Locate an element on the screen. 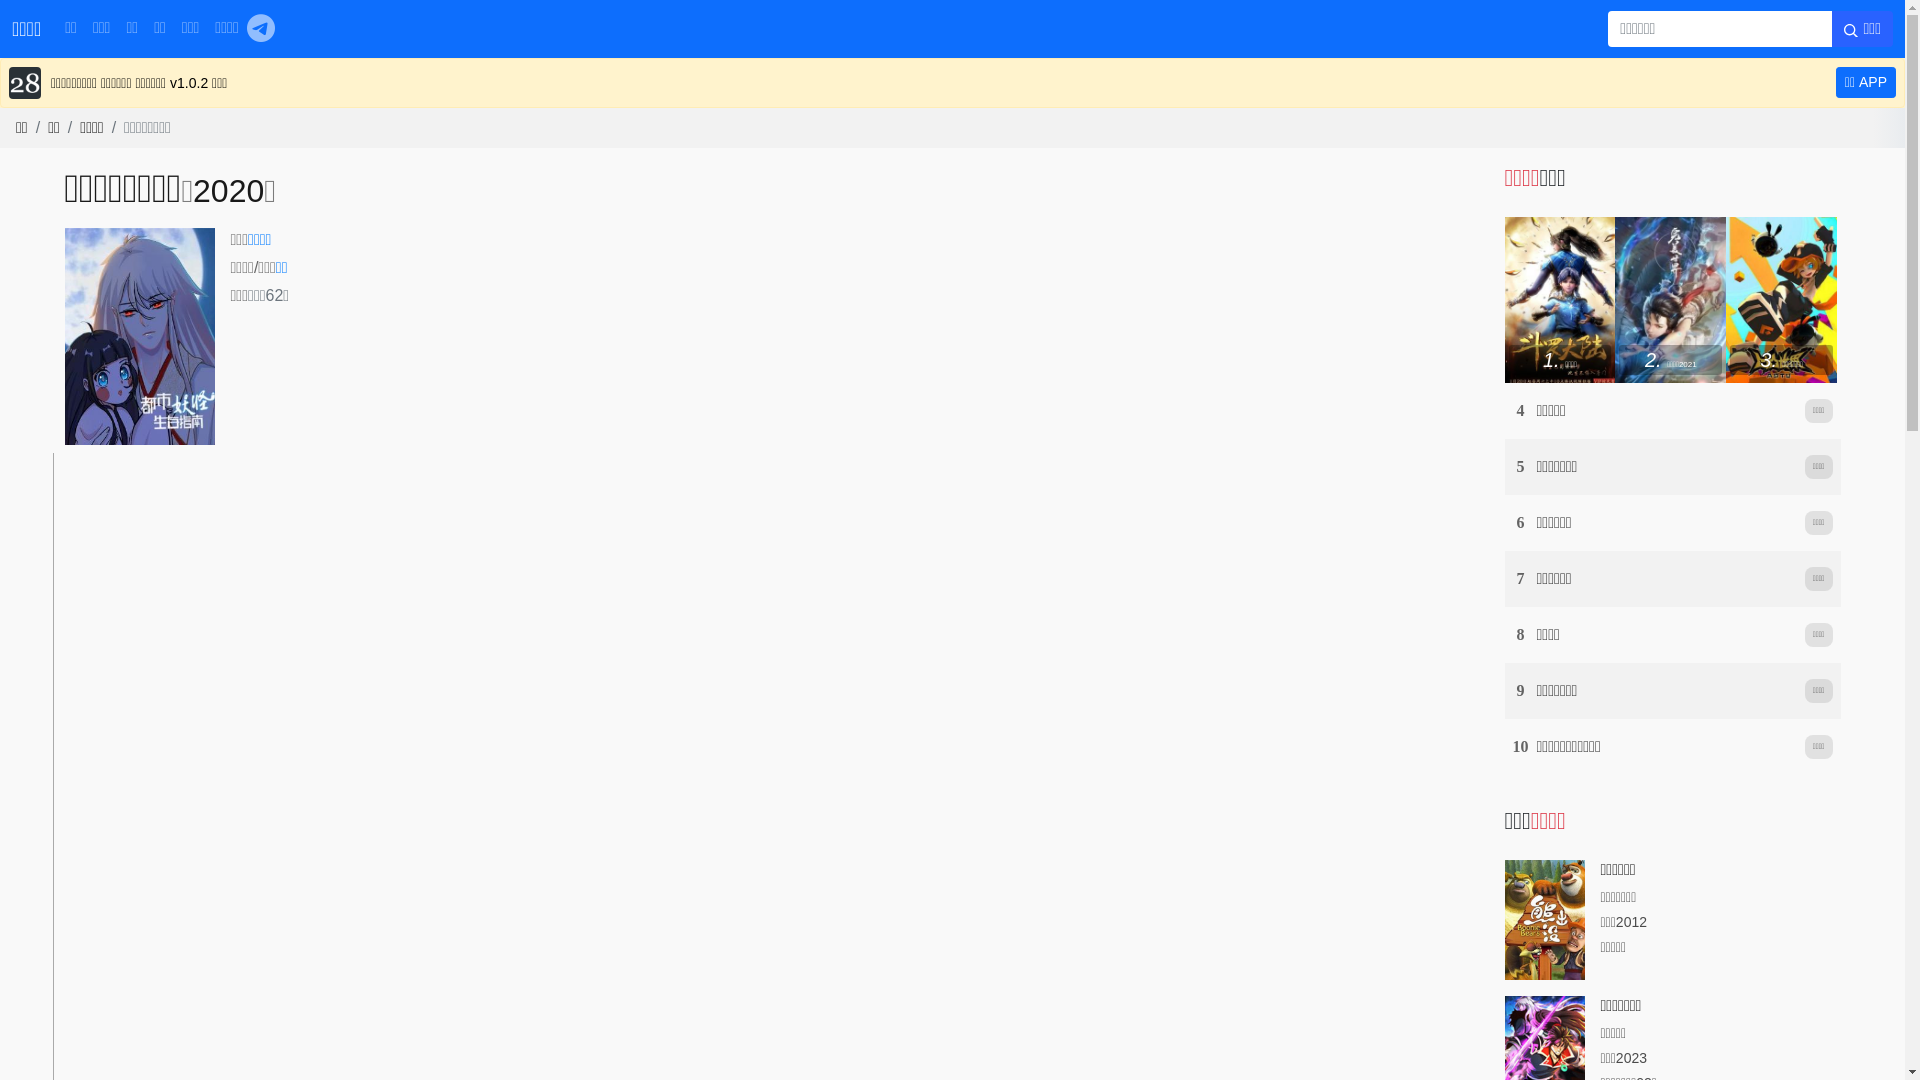  '2020' is located at coordinates (228, 191).